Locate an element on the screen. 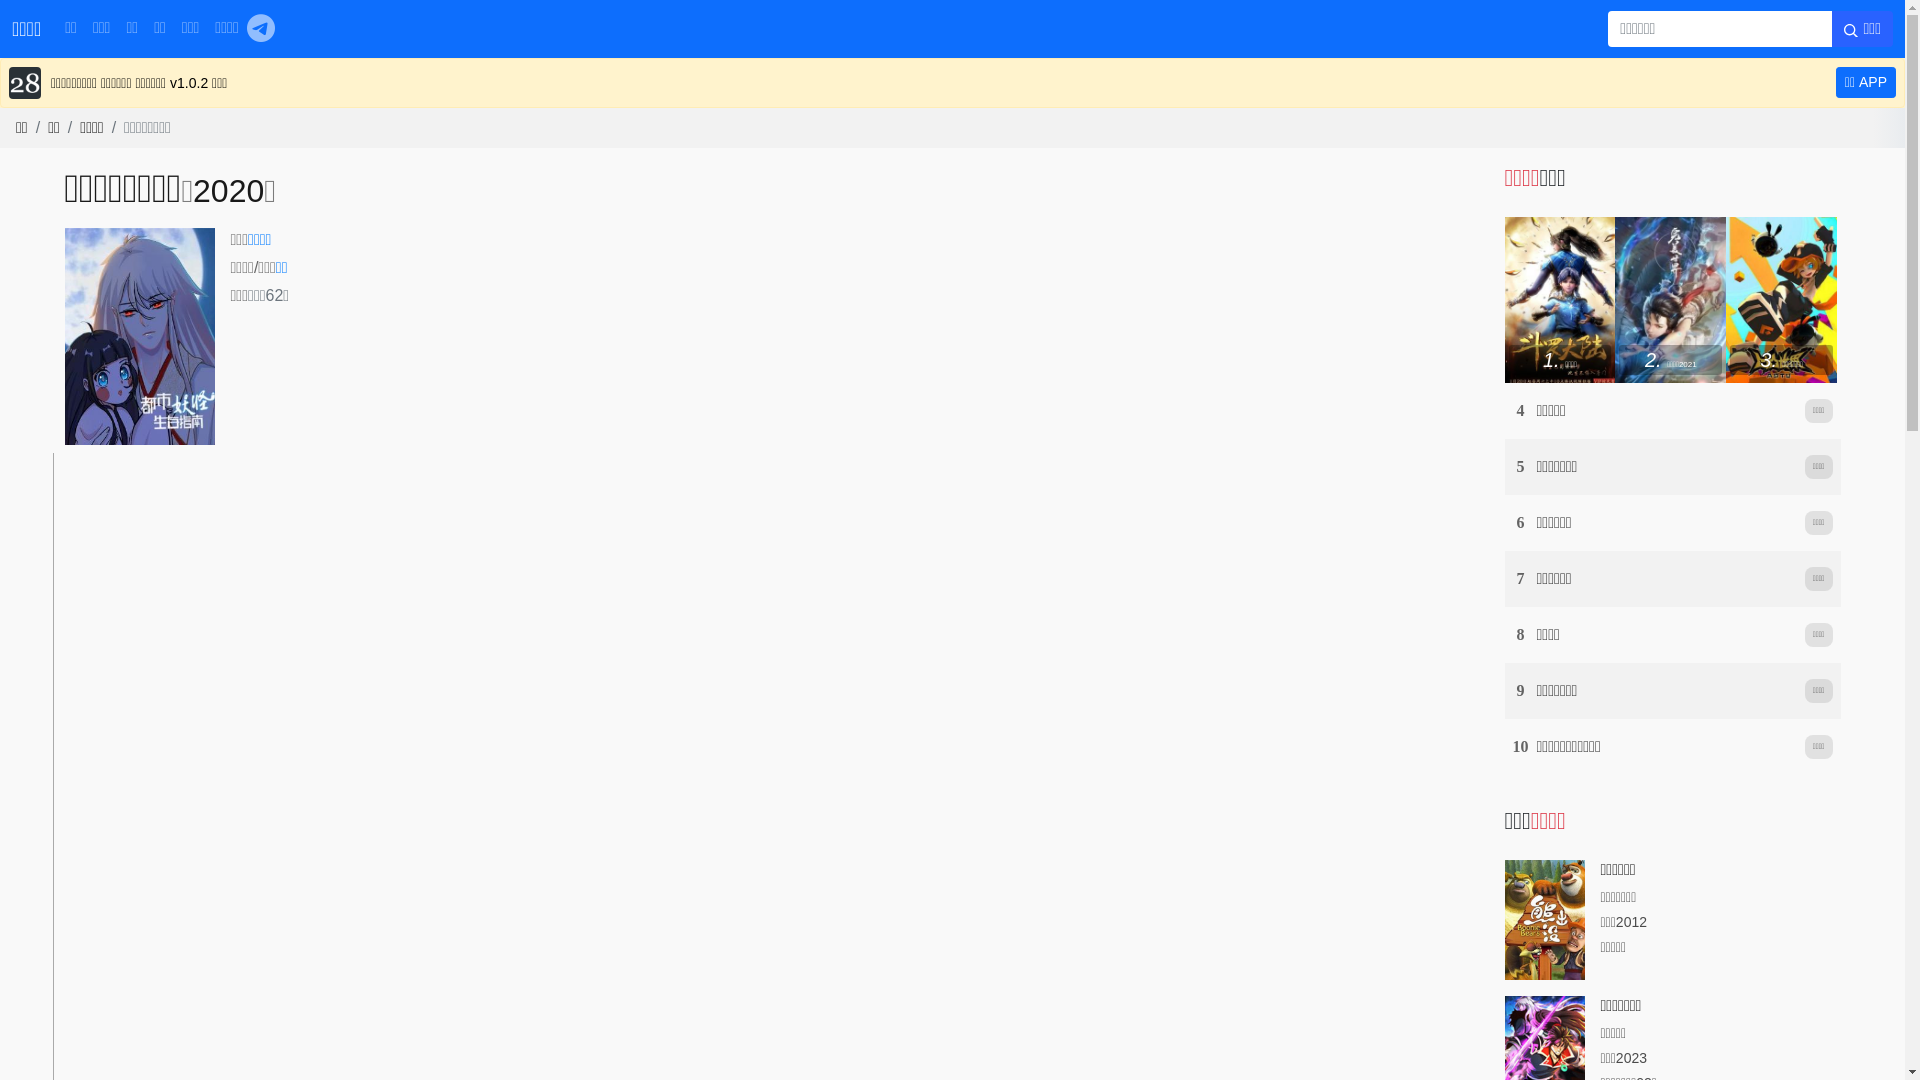  '2020' is located at coordinates (228, 191).